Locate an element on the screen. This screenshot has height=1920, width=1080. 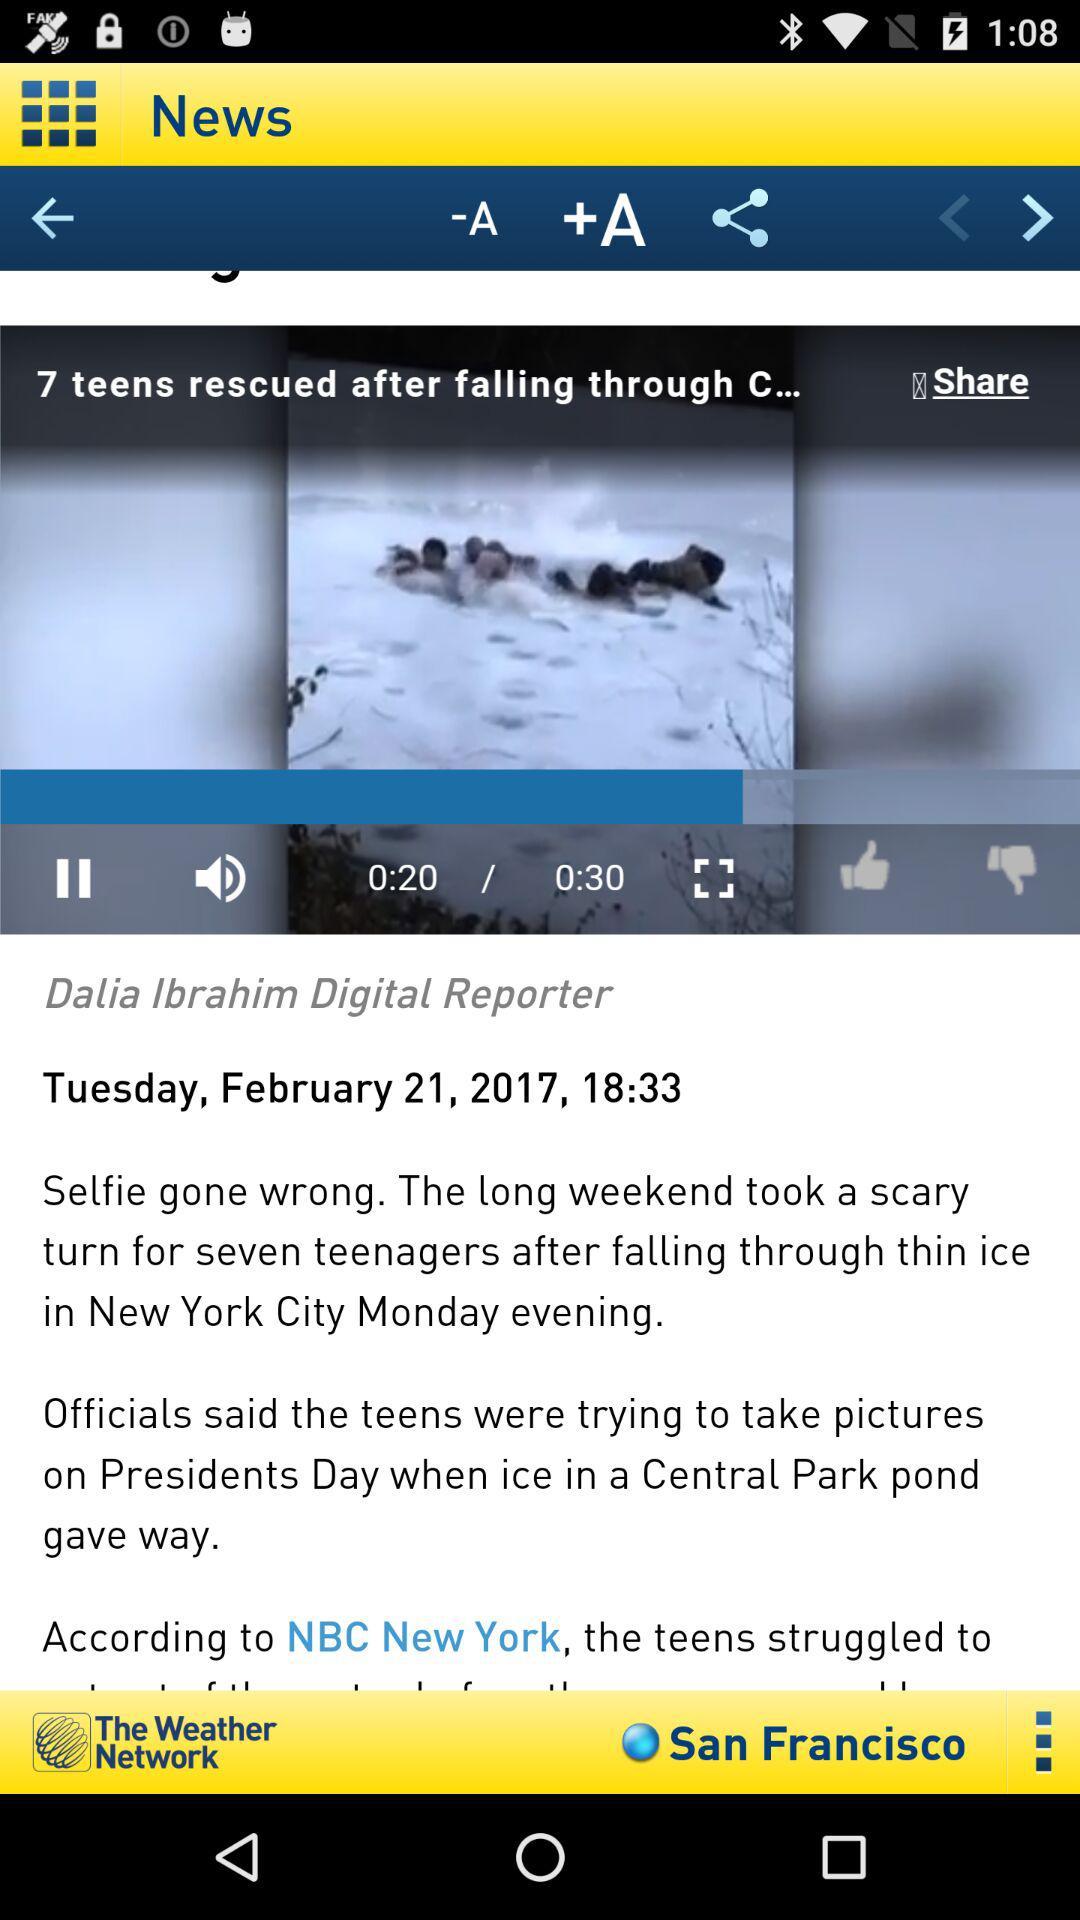
option is located at coordinates (59, 113).